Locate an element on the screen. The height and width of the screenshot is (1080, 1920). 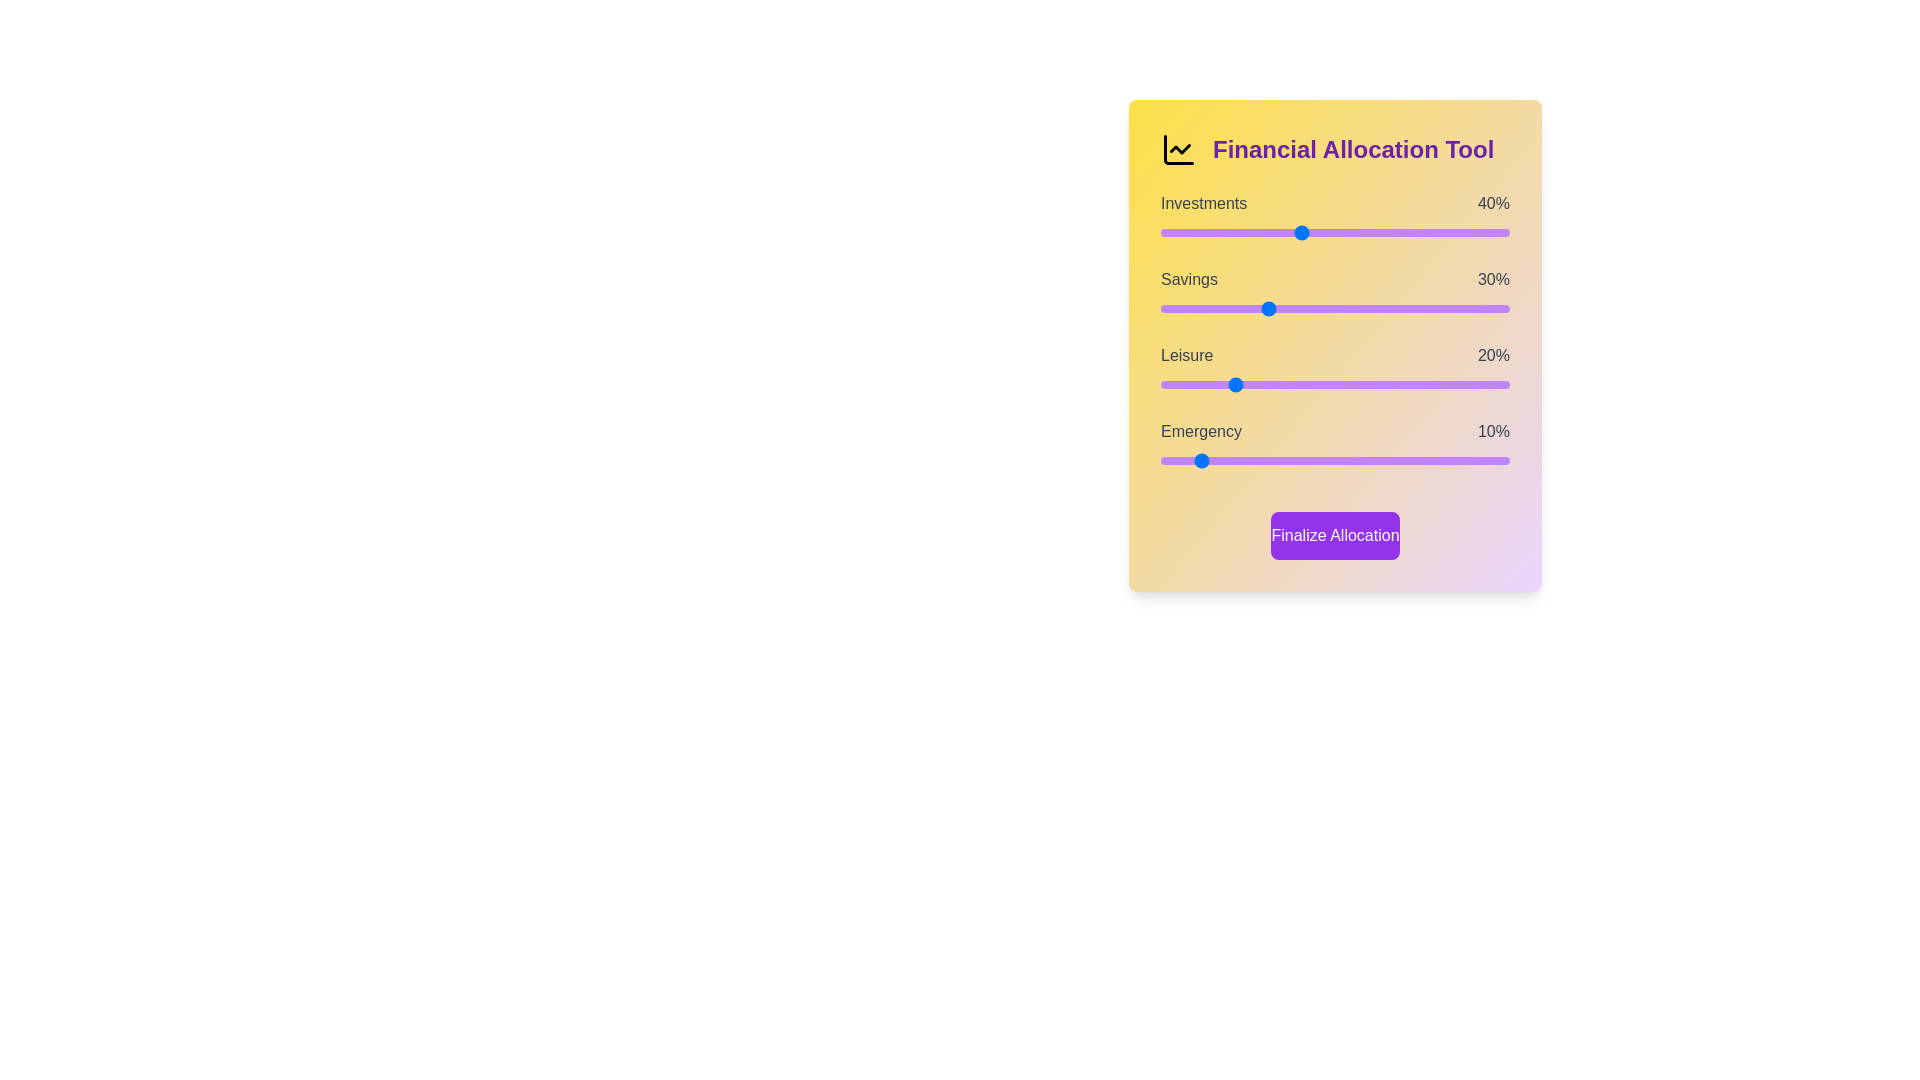
the 'Finalize Allocation' button is located at coordinates (1335, 535).